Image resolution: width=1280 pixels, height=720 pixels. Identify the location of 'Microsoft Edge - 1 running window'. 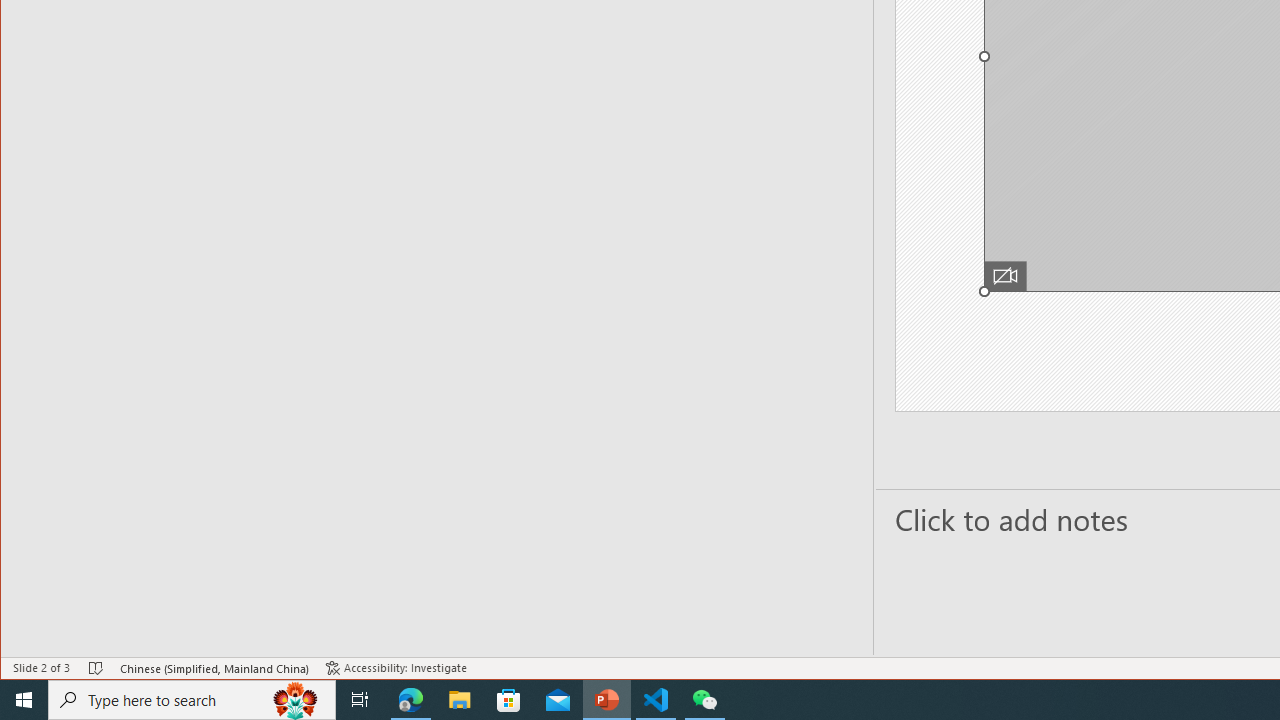
(410, 698).